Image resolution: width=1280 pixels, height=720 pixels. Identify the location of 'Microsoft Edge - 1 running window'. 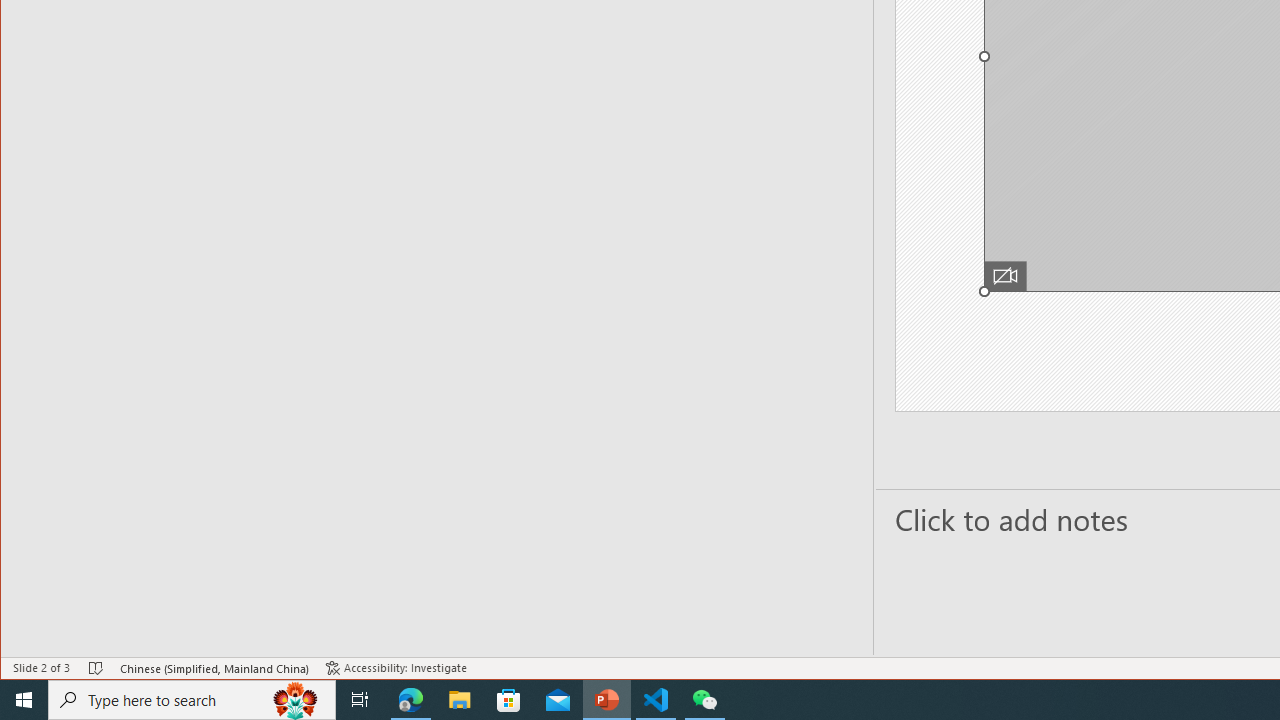
(410, 698).